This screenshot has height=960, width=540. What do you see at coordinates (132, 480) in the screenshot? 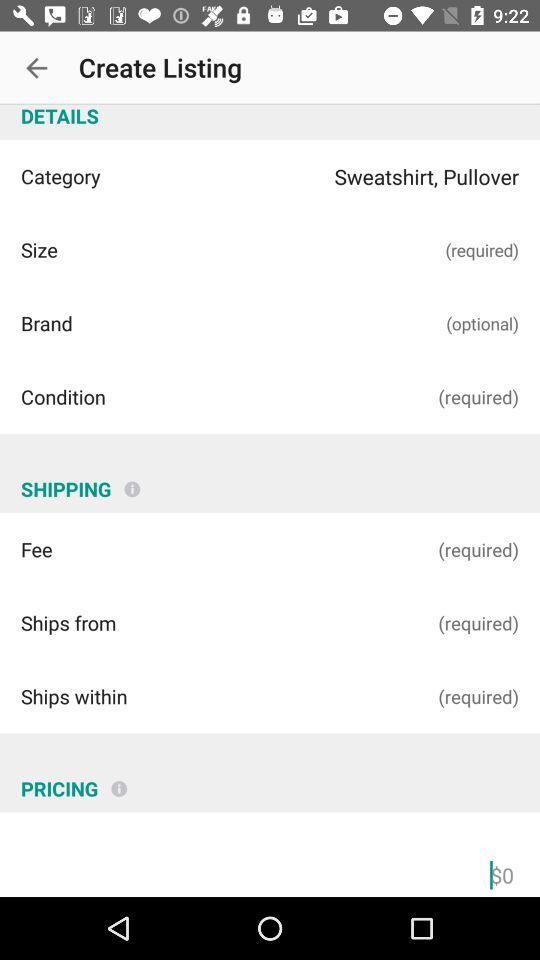
I see `the info icon` at bounding box center [132, 480].